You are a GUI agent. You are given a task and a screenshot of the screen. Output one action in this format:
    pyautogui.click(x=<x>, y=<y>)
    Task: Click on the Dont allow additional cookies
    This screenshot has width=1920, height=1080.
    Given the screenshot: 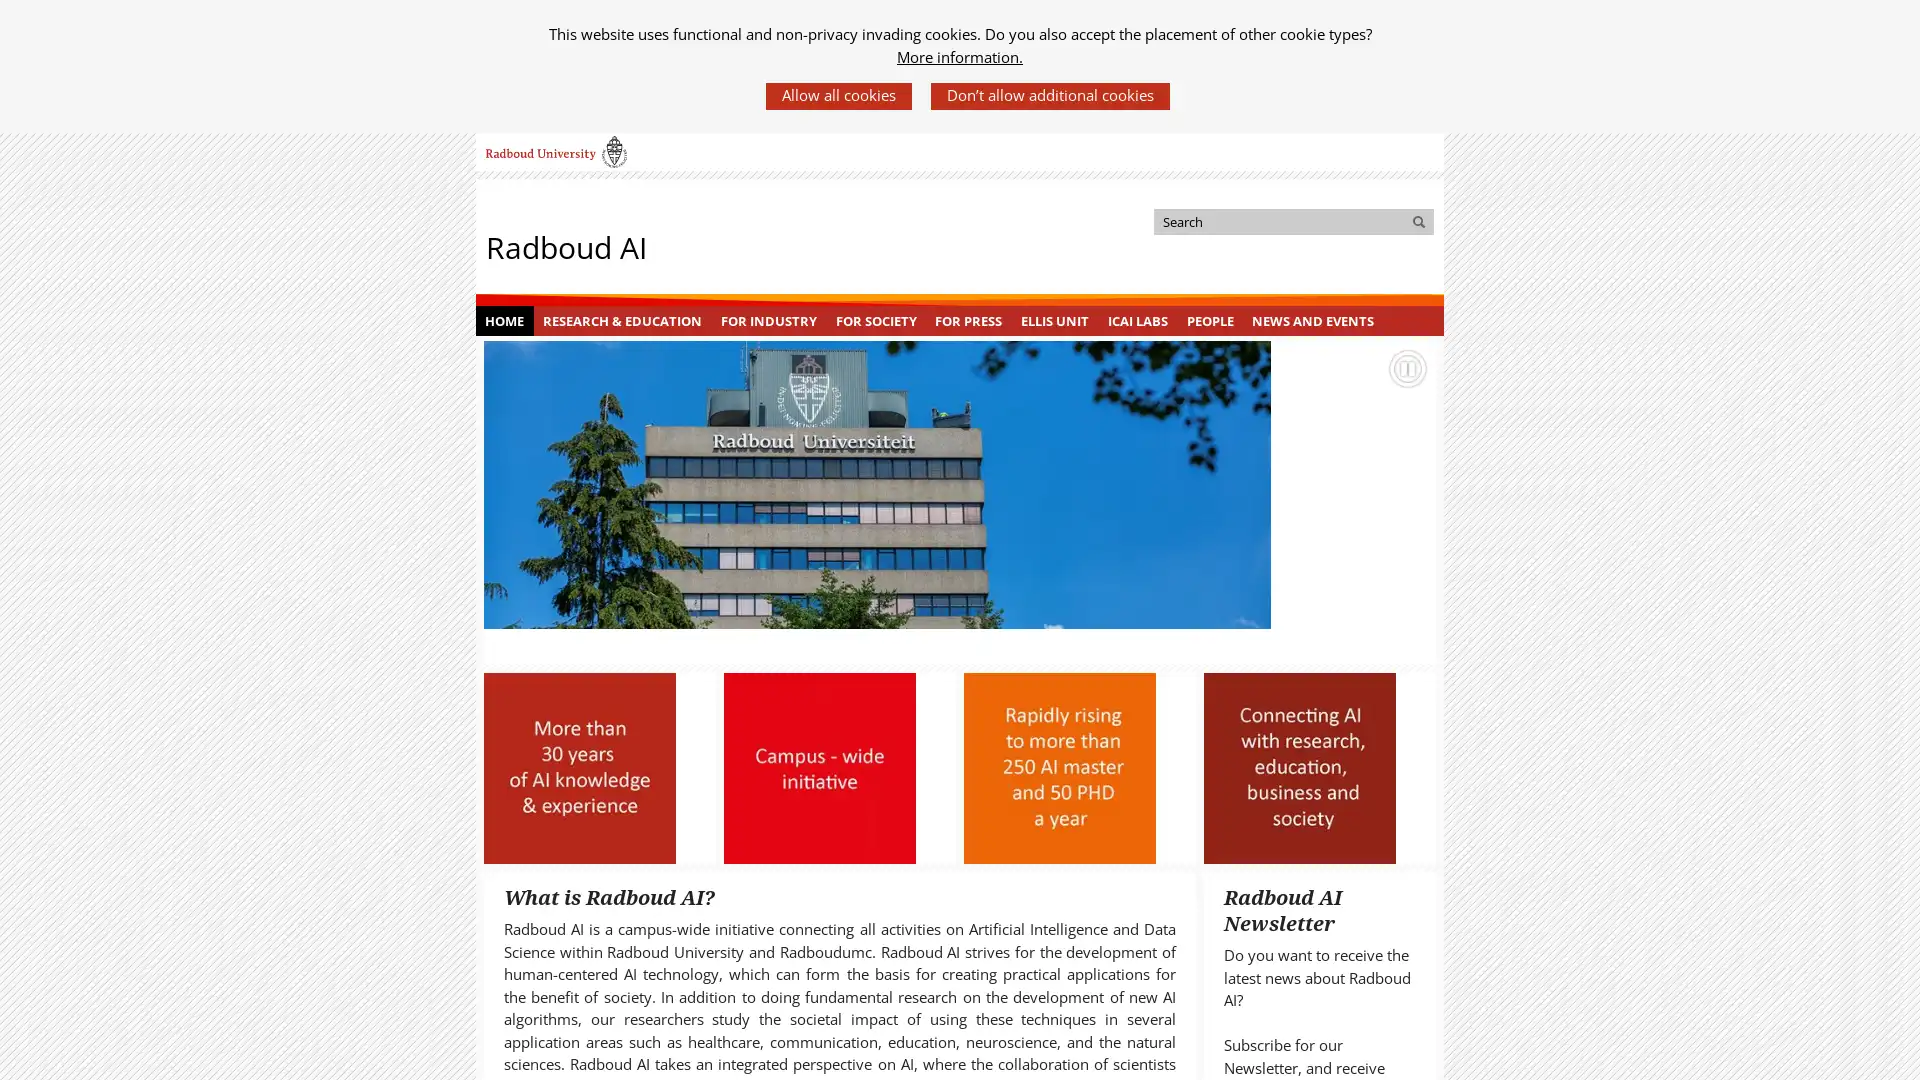 What is the action you would take?
    pyautogui.click(x=1048, y=96)
    